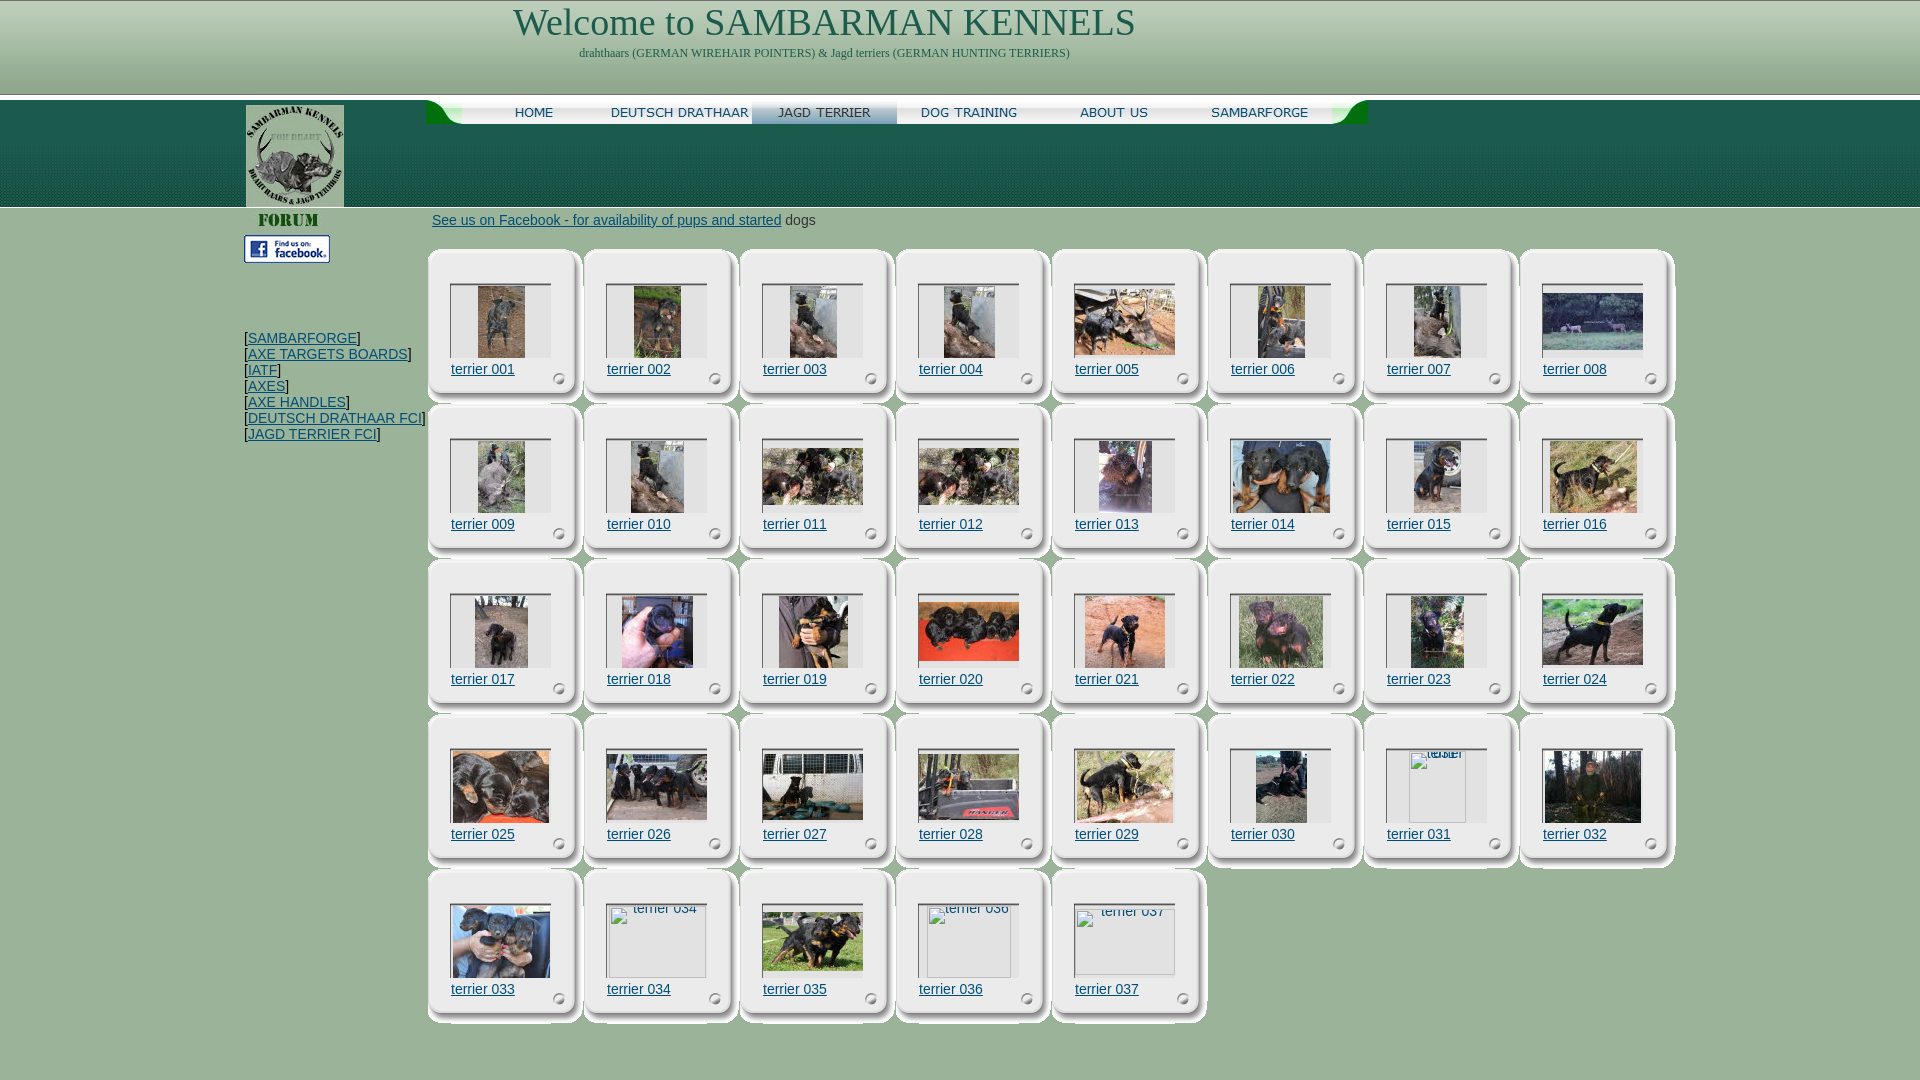  Describe the element at coordinates (501, 477) in the screenshot. I see `'terrier 009'` at that location.